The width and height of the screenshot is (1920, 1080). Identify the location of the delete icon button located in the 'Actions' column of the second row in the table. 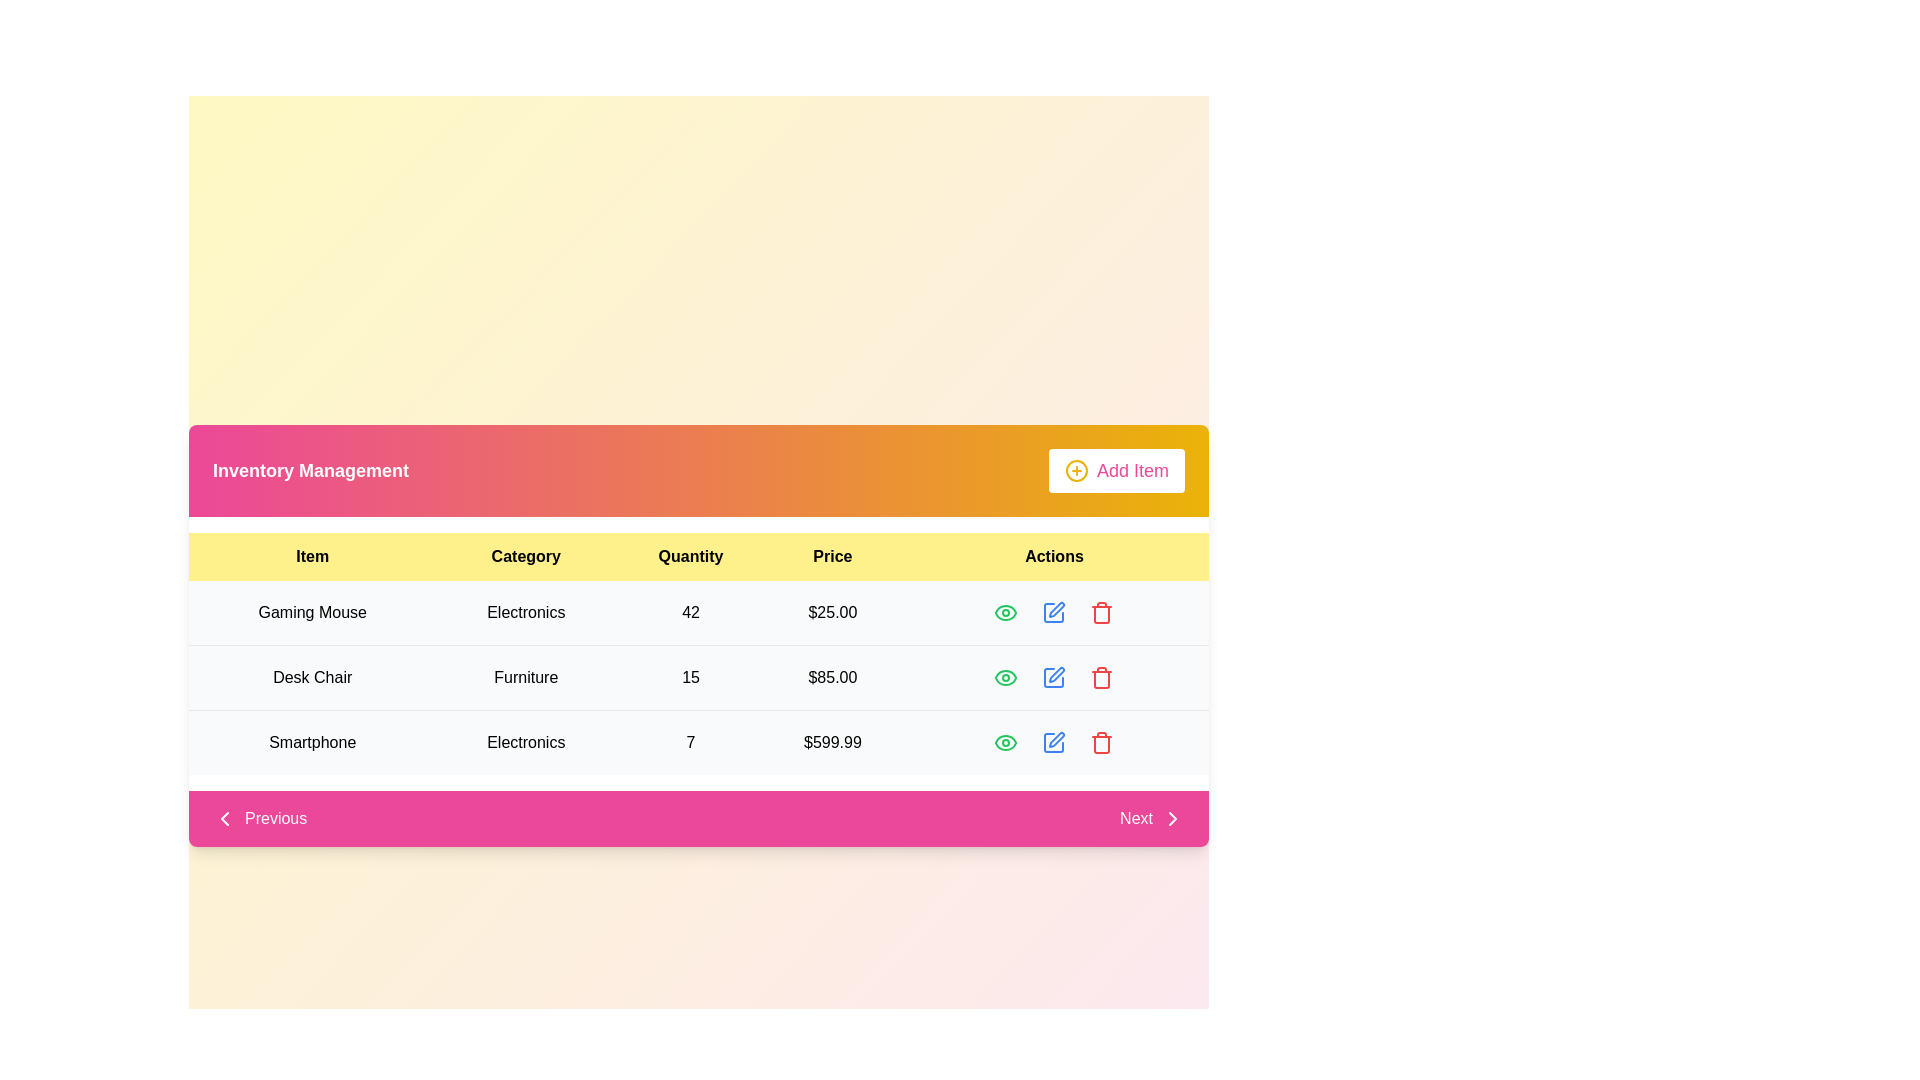
(1101, 677).